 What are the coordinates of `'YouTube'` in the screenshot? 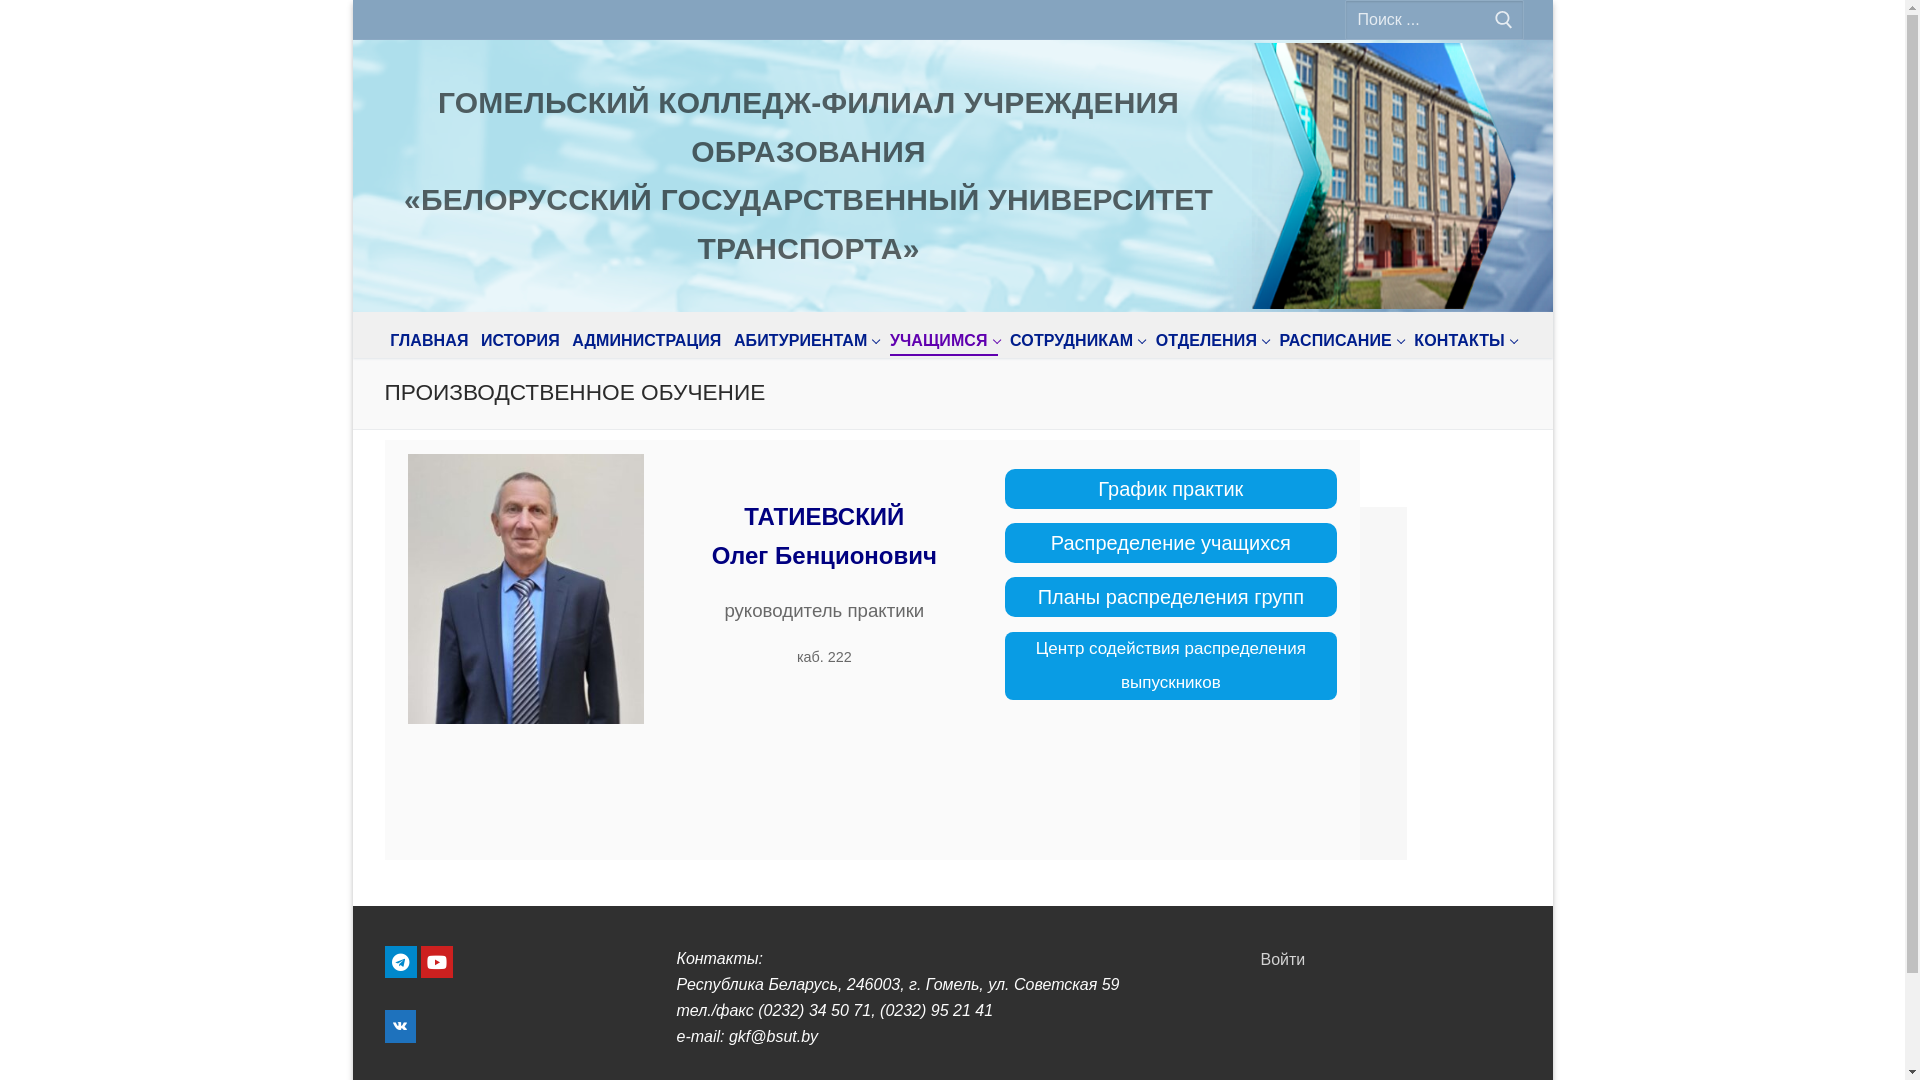 It's located at (420, 960).